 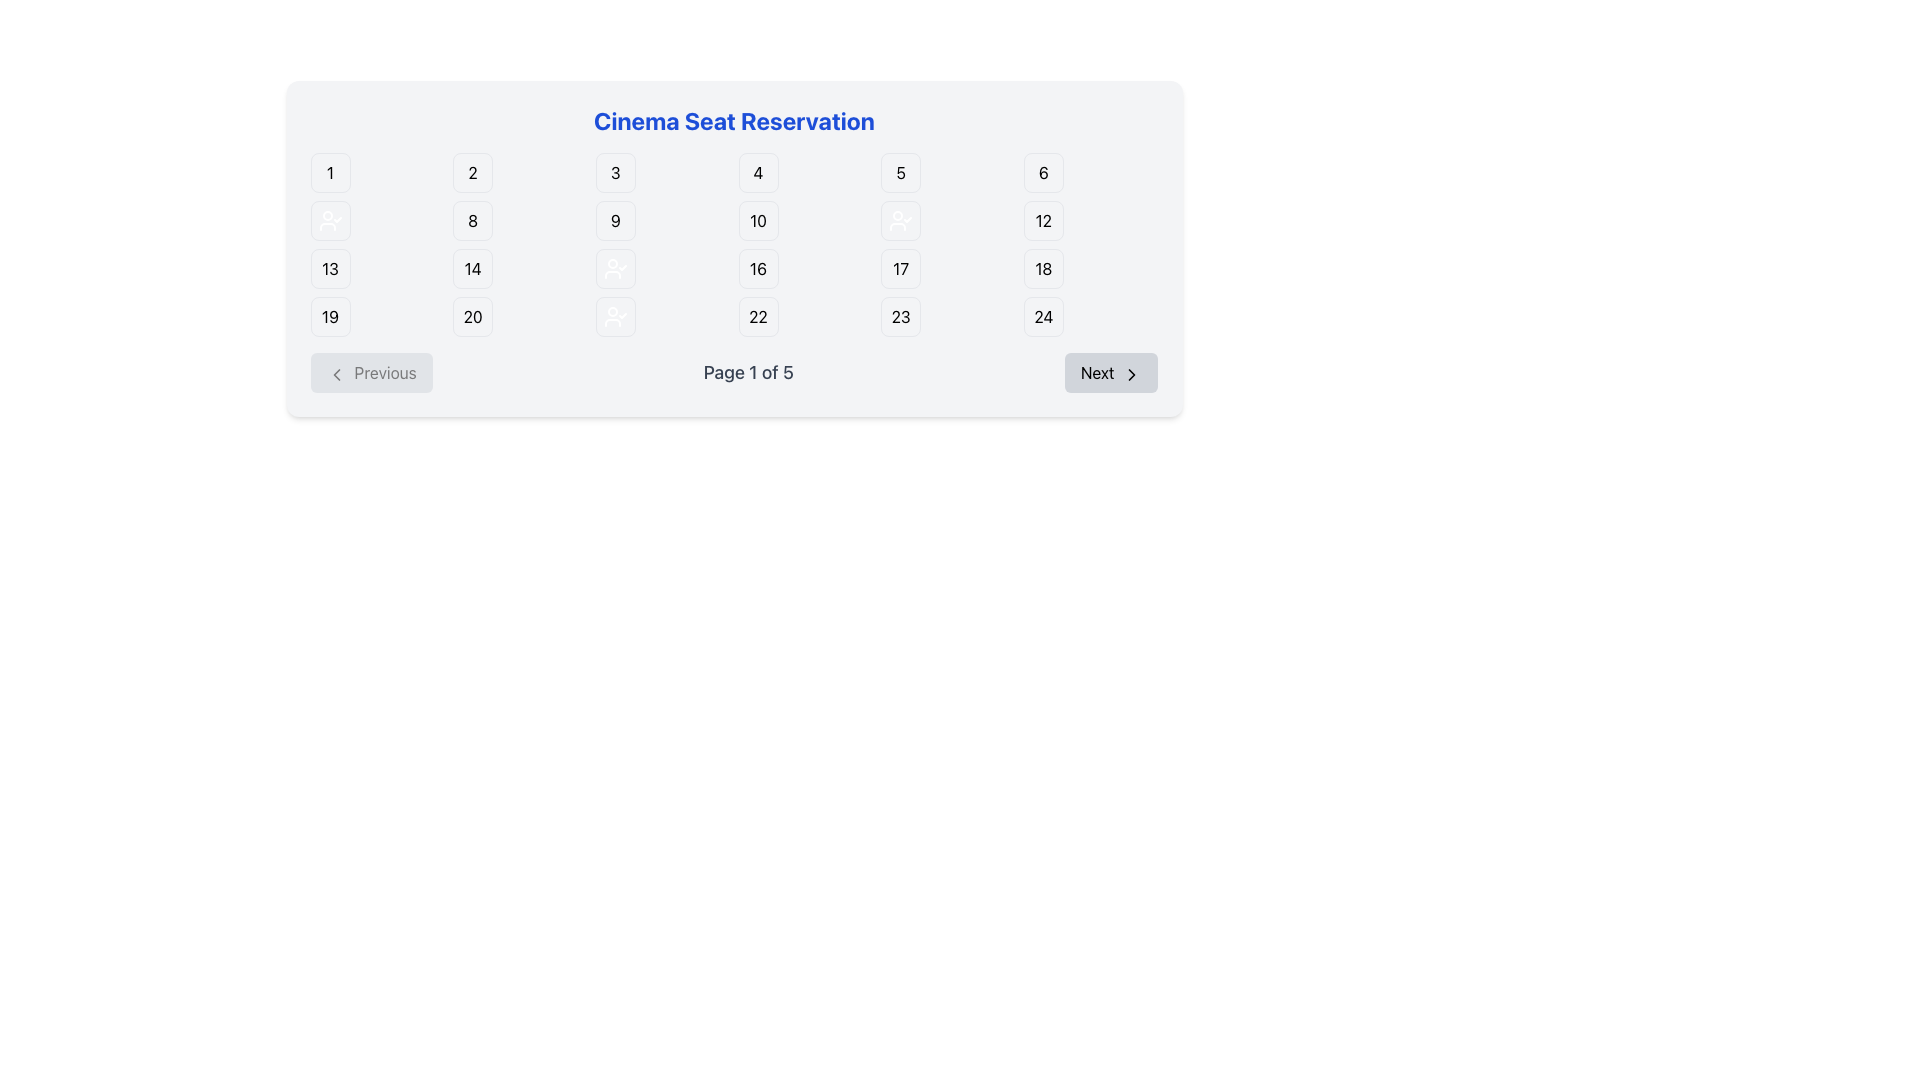 What do you see at coordinates (472, 220) in the screenshot?
I see `the square label with a green background and a black border displaying the number '8' in bold black text, located in the second row and second column of the grid layout` at bounding box center [472, 220].